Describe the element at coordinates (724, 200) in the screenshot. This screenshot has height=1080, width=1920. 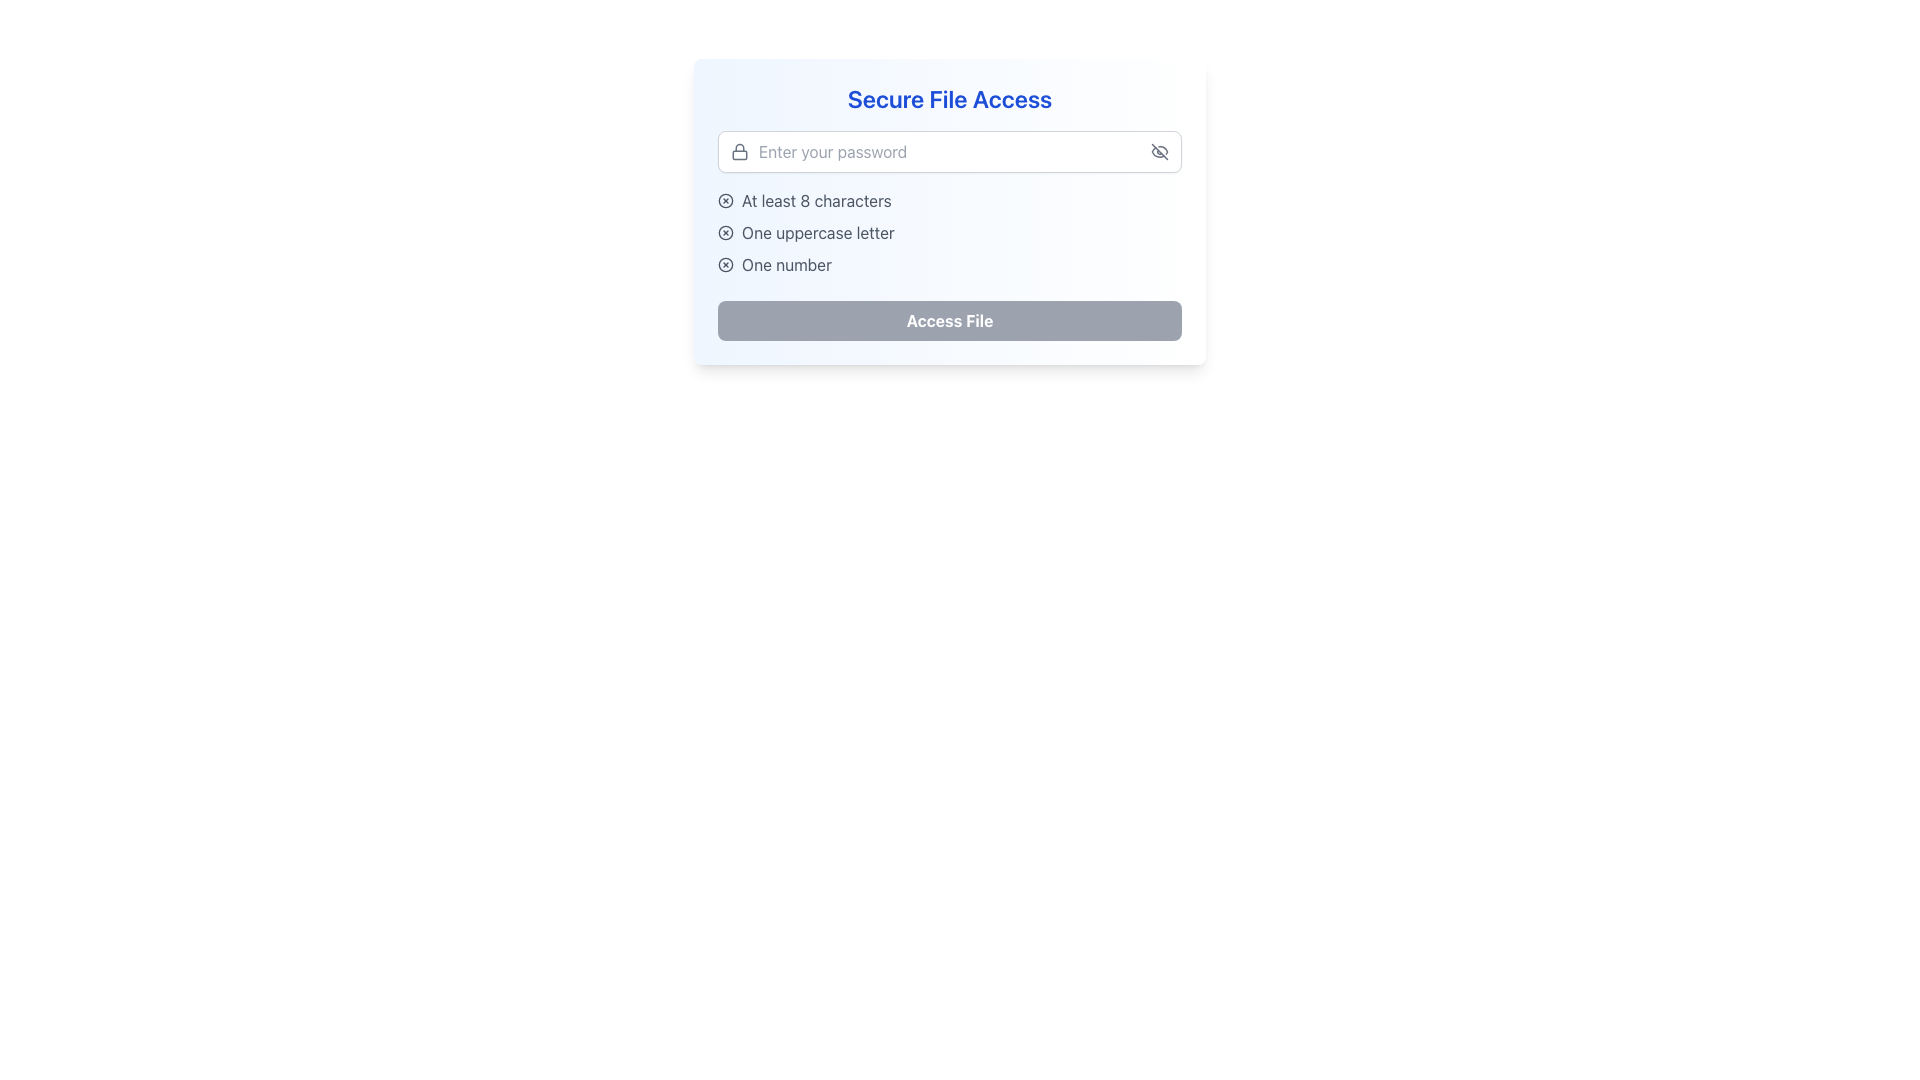
I see `the validation icon indicating the 'At least 8 characters' criterion, which currently shows an 'X' symbol to indicate the condition is unmet` at that location.